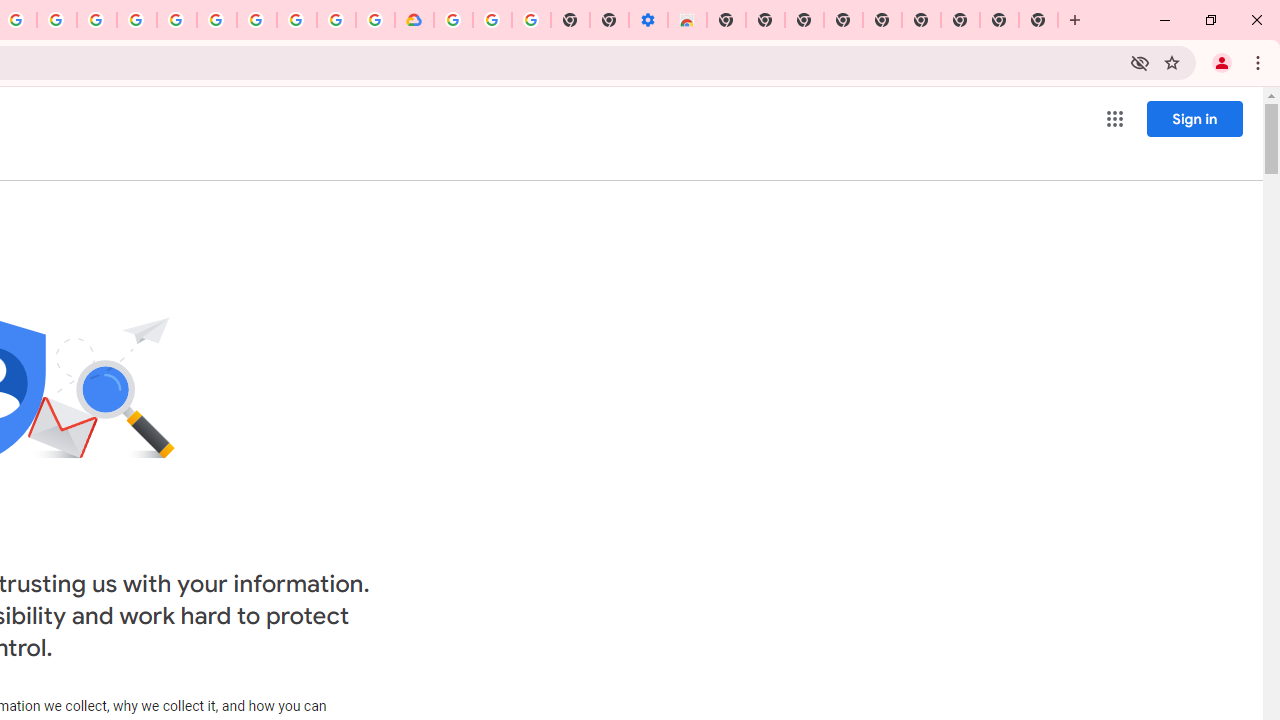  I want to click on 'Google apps', so click(1113, 119).